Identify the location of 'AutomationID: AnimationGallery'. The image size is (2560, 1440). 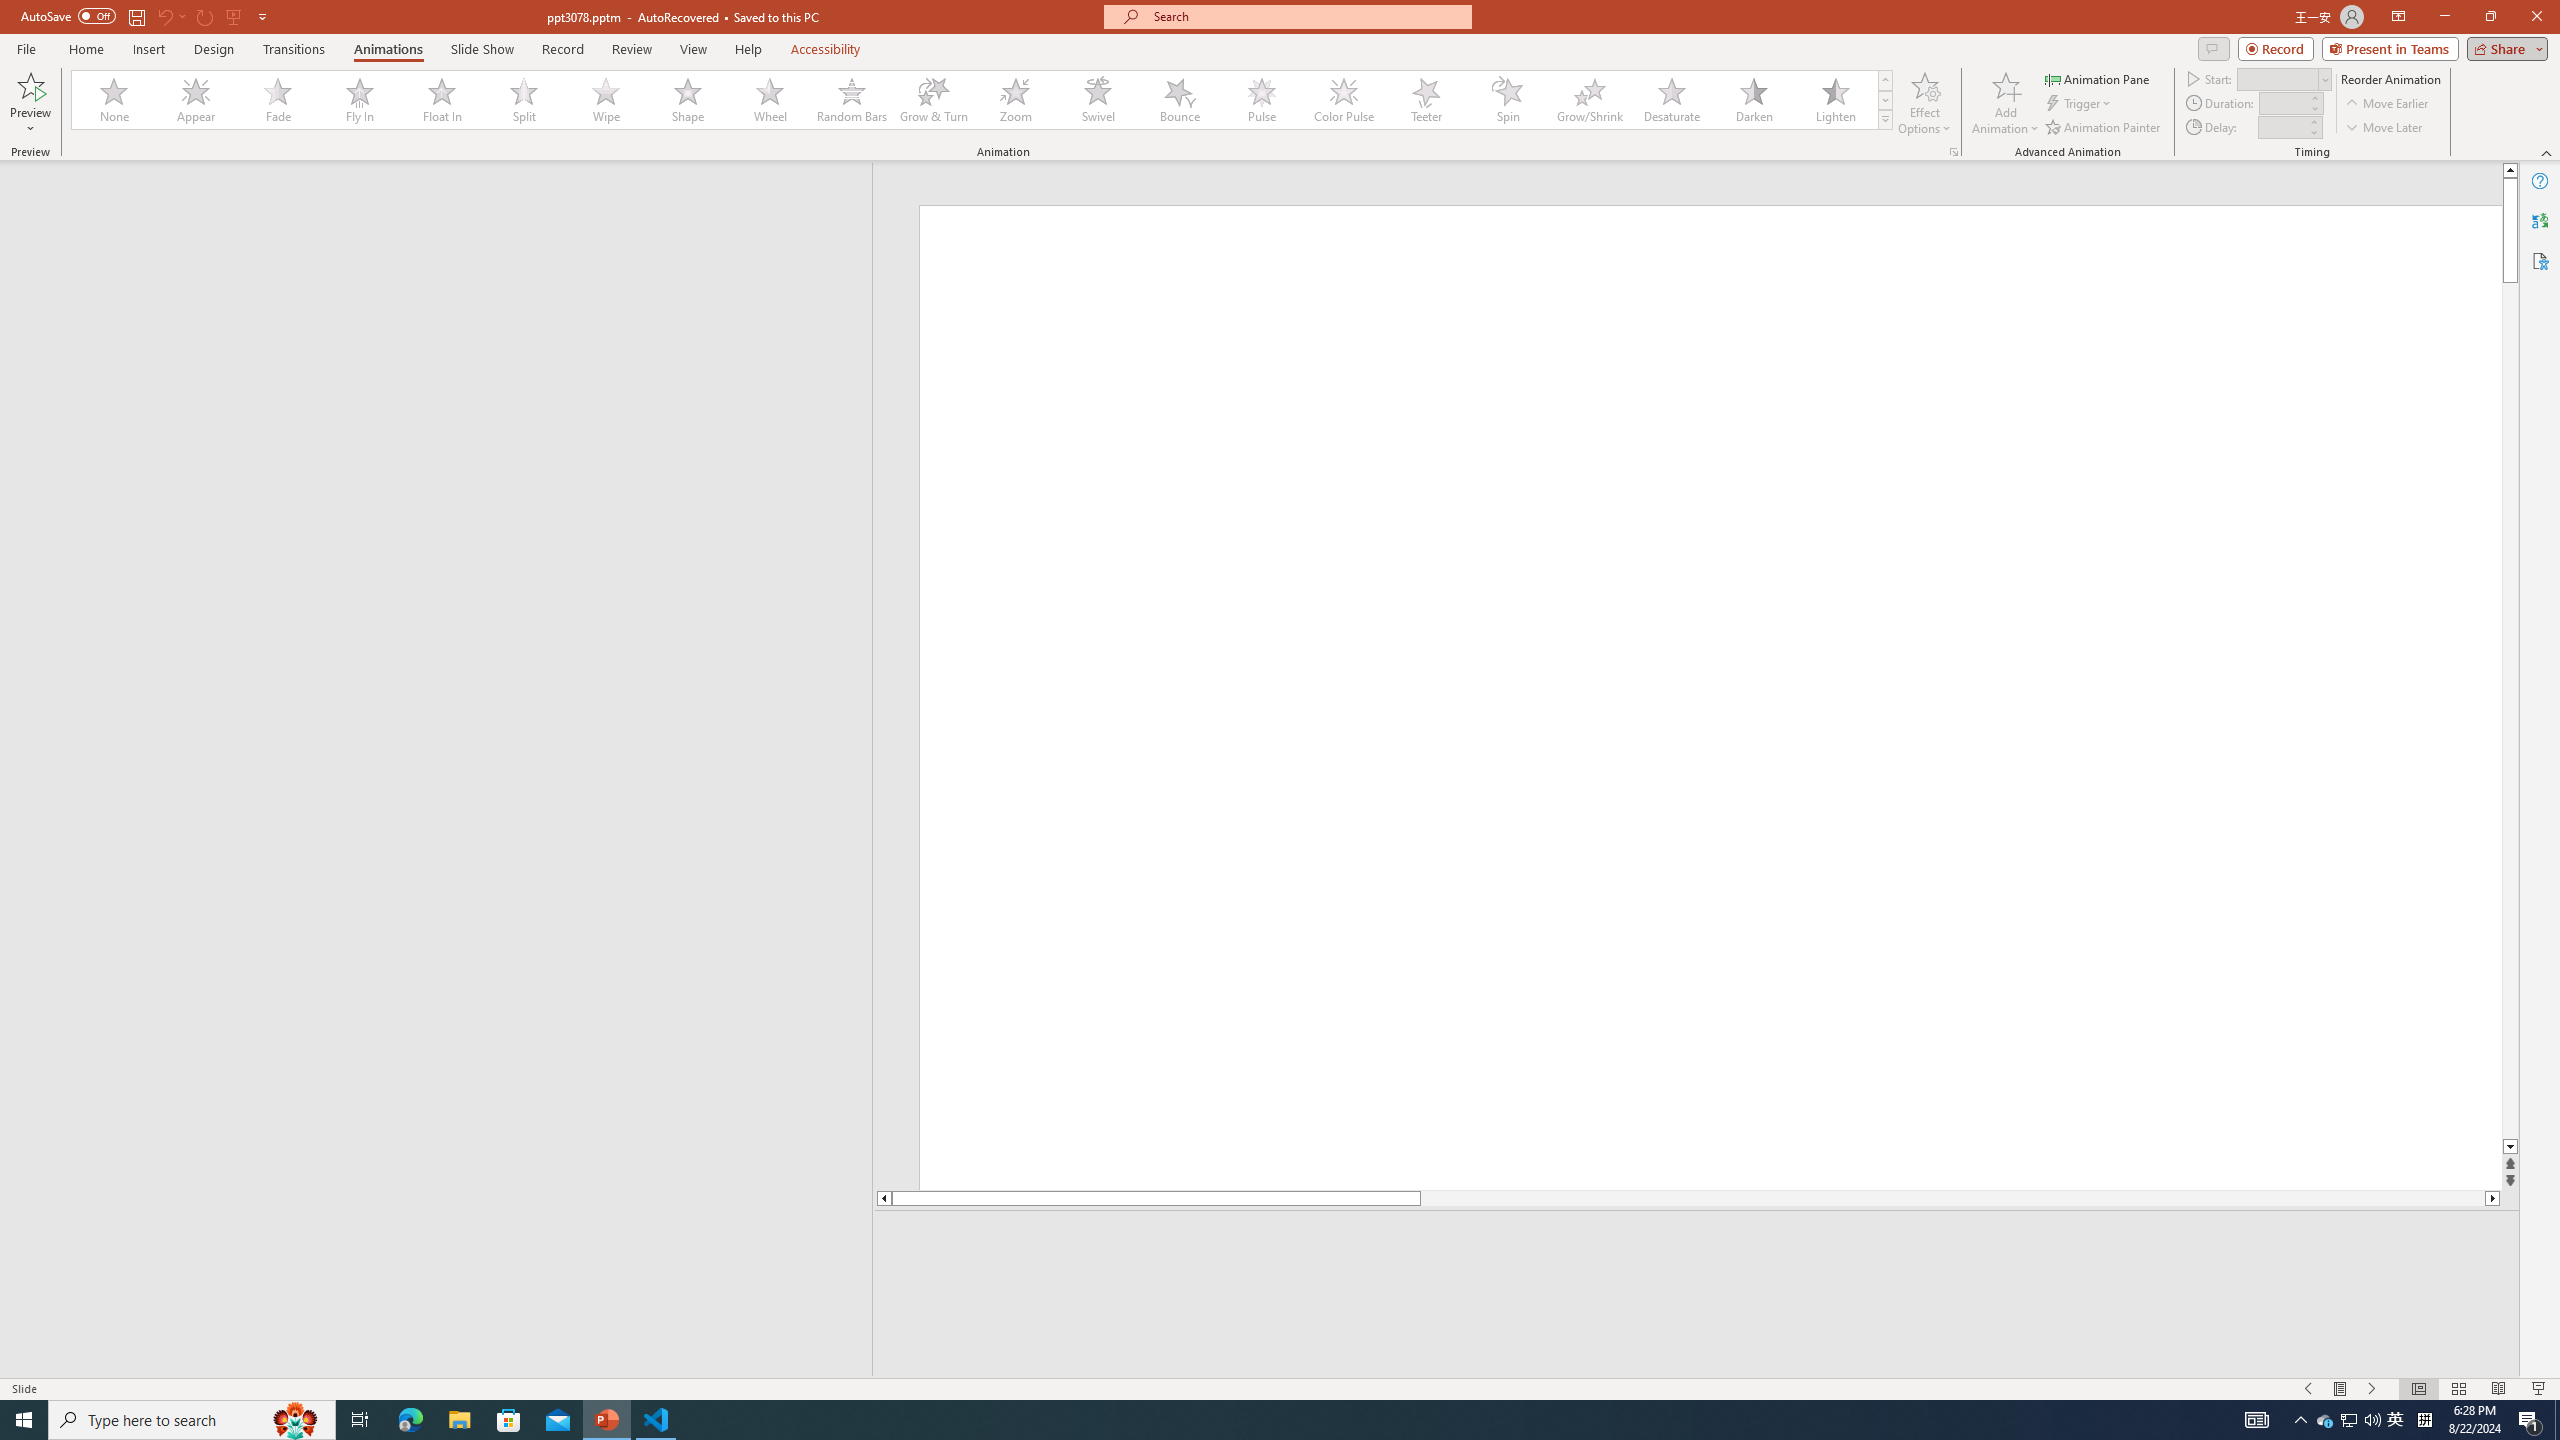
(982, 99).